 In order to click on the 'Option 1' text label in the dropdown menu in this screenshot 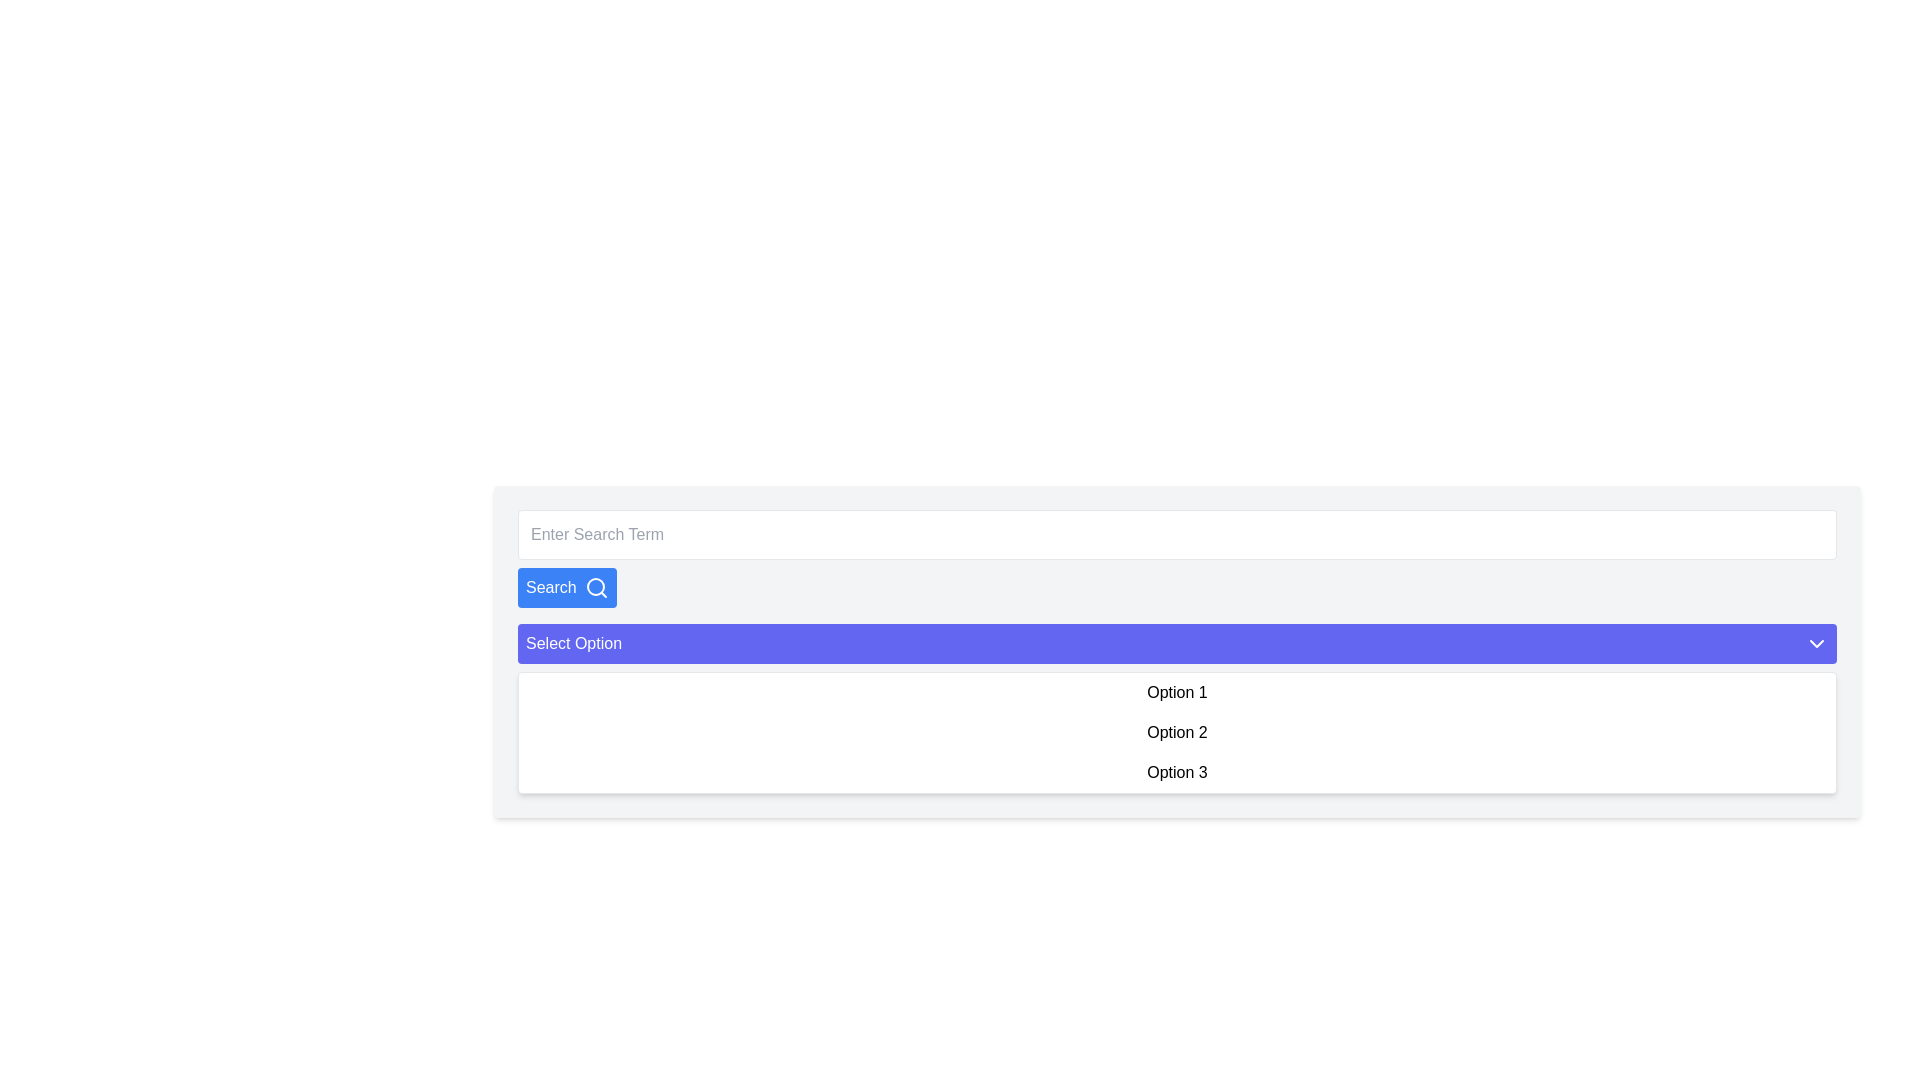, I will do `click(1177, 692)`.